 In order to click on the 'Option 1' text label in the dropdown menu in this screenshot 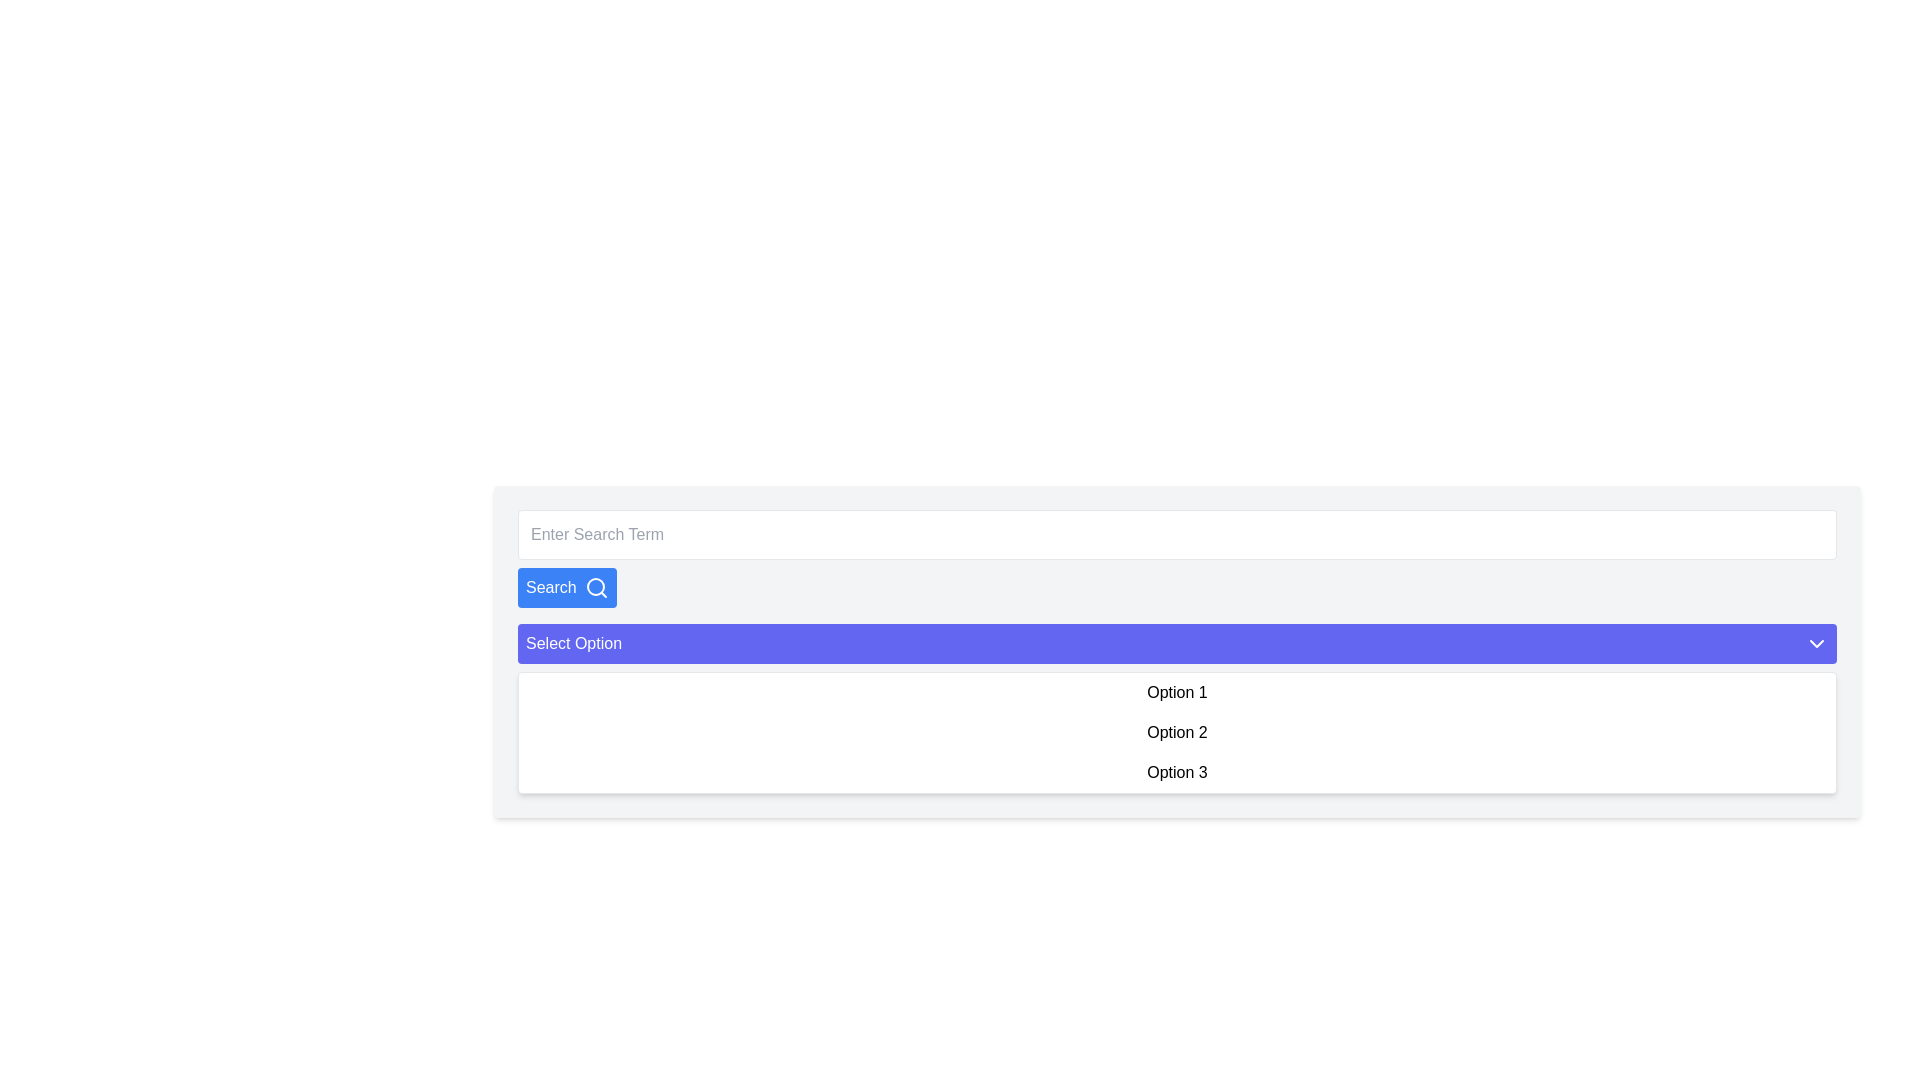, I will do `click(1177, 692)`.